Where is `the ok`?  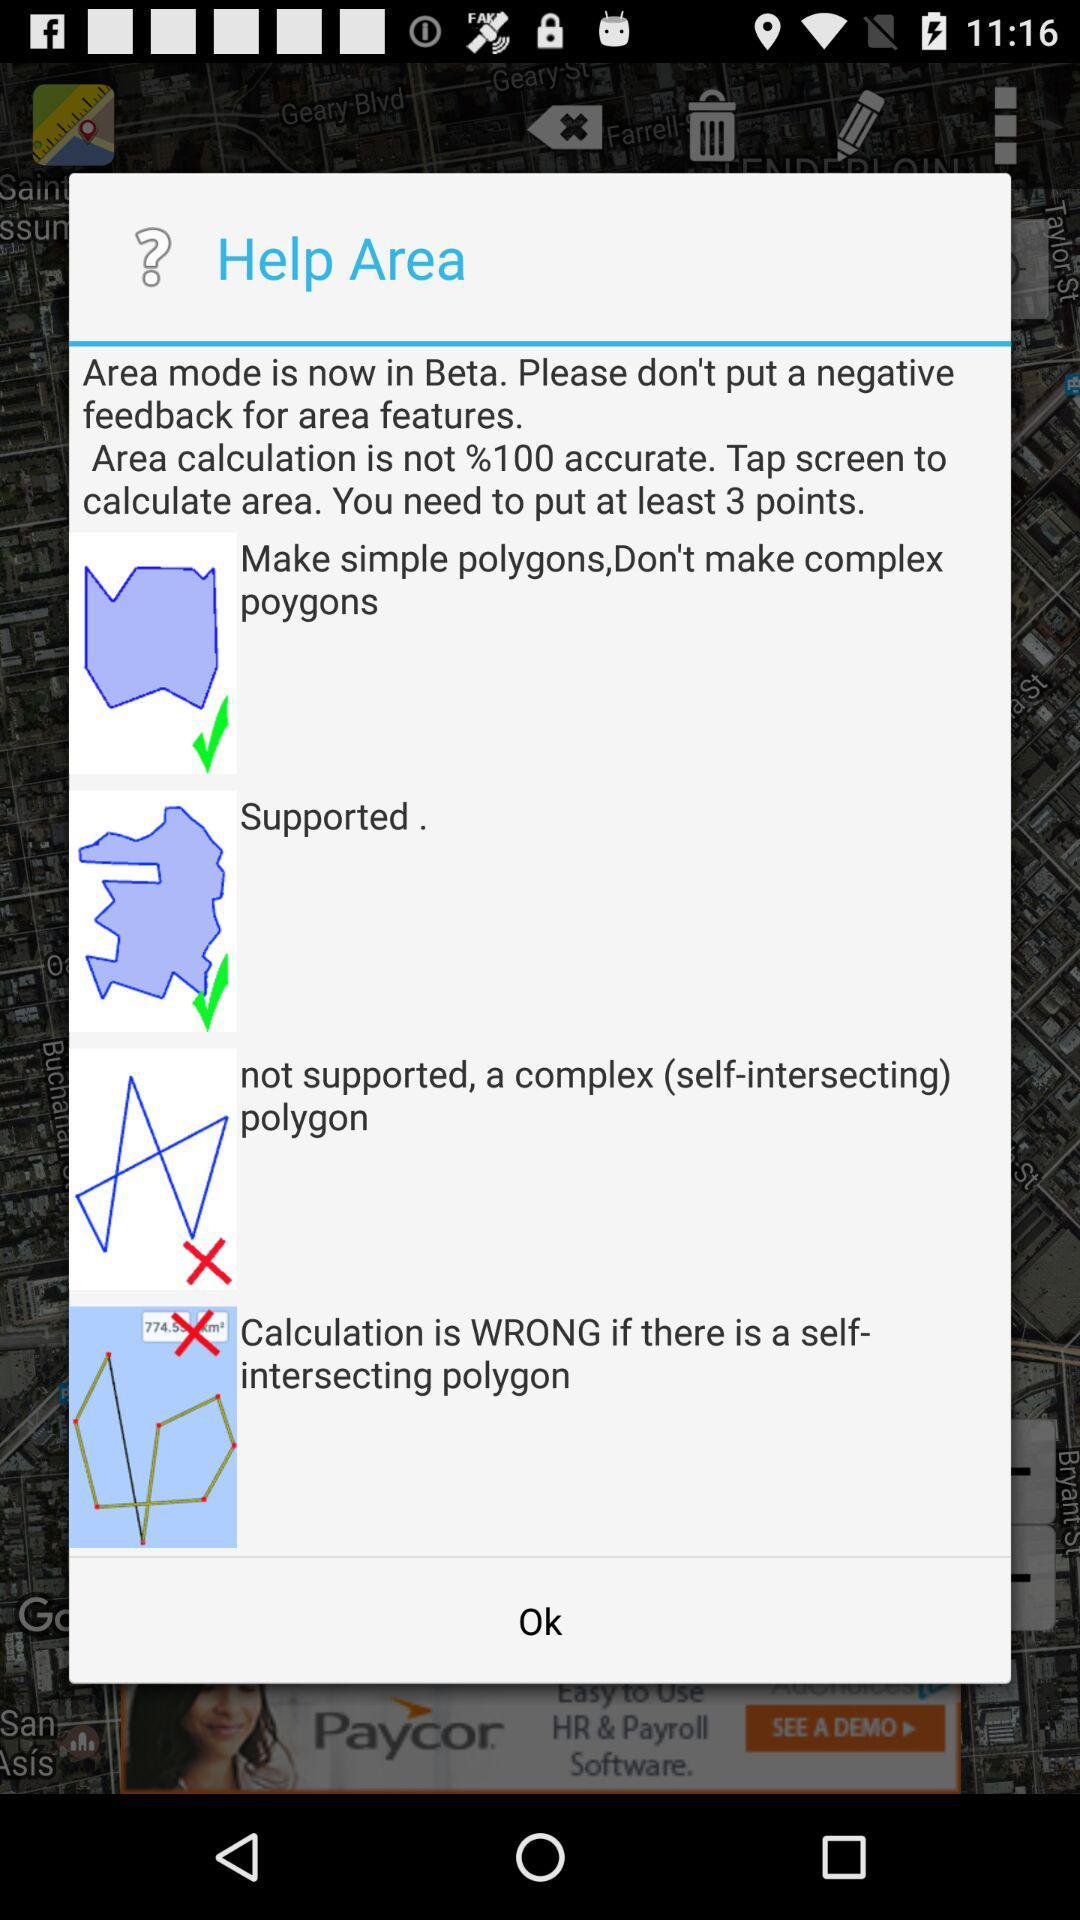 the ok is located at coordinates (540, 1620).